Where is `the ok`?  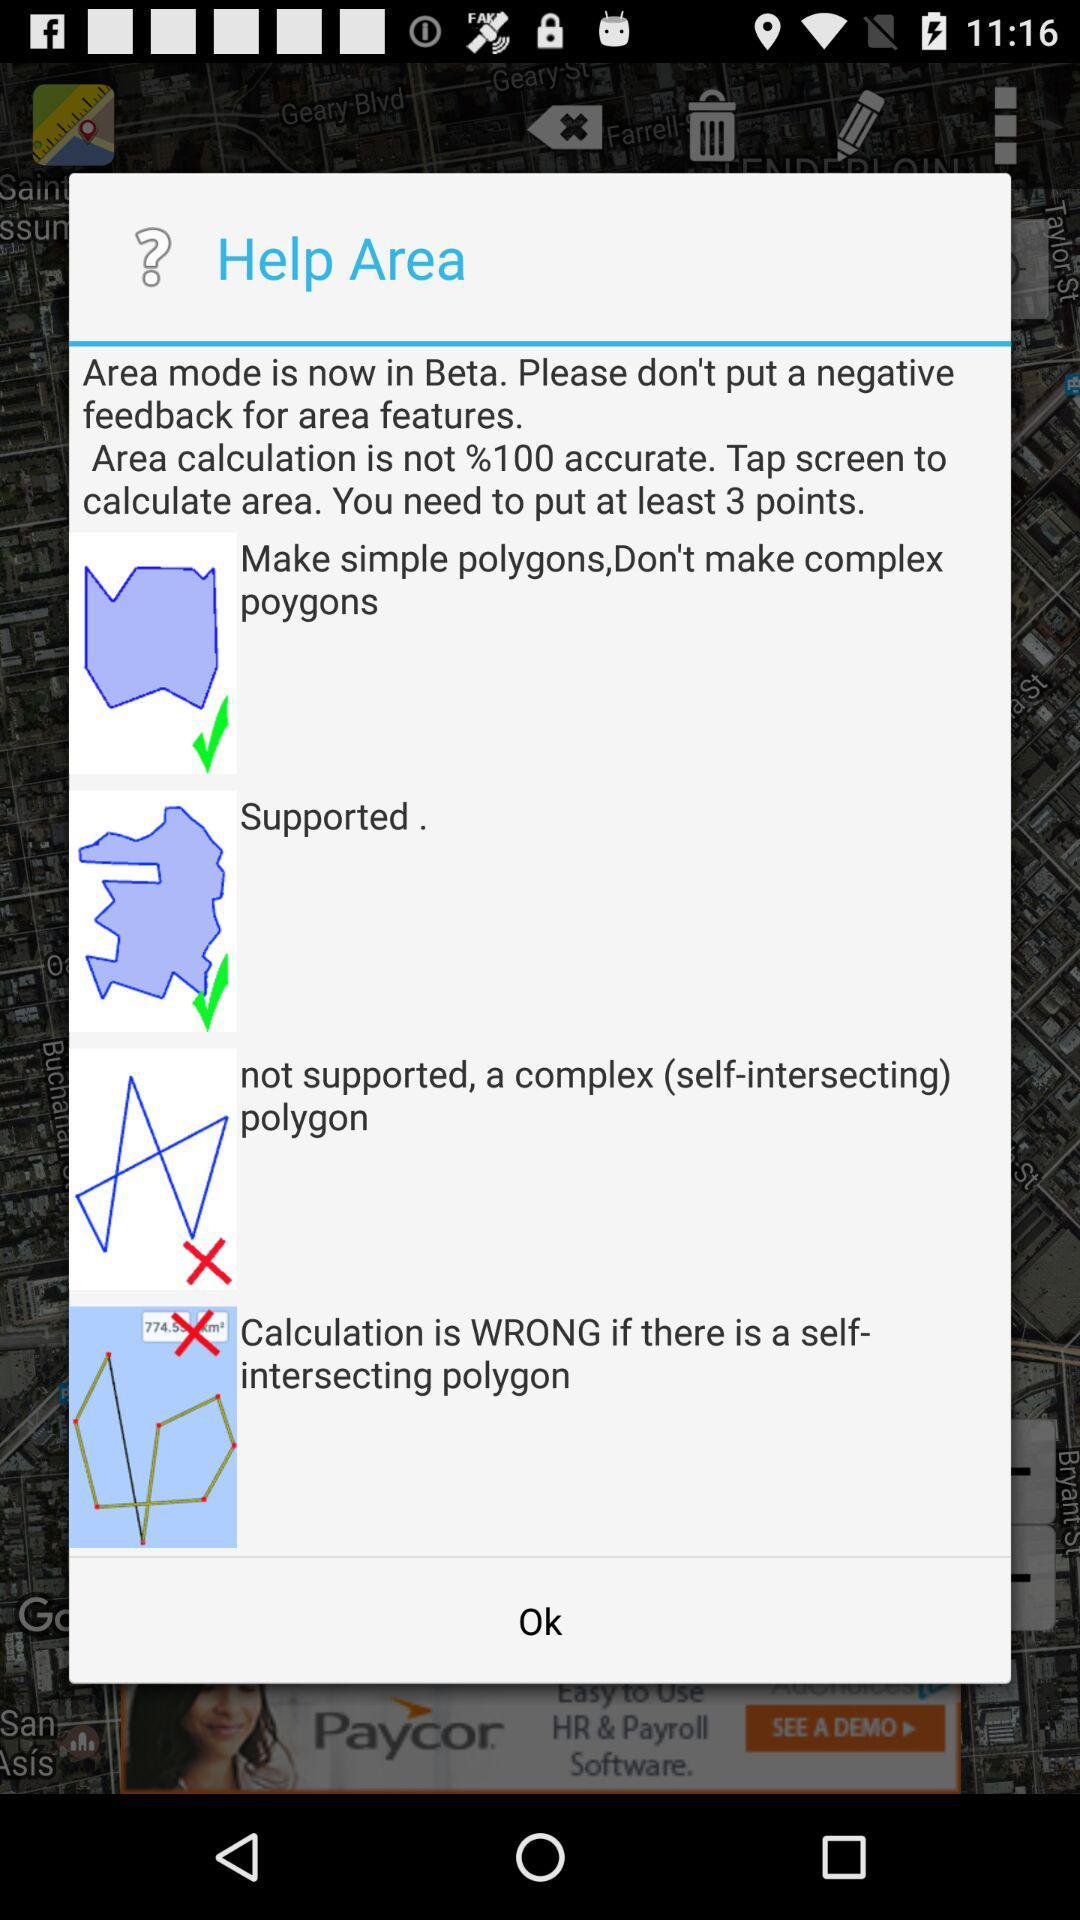 the ok is located at coordinates (540, 1620).